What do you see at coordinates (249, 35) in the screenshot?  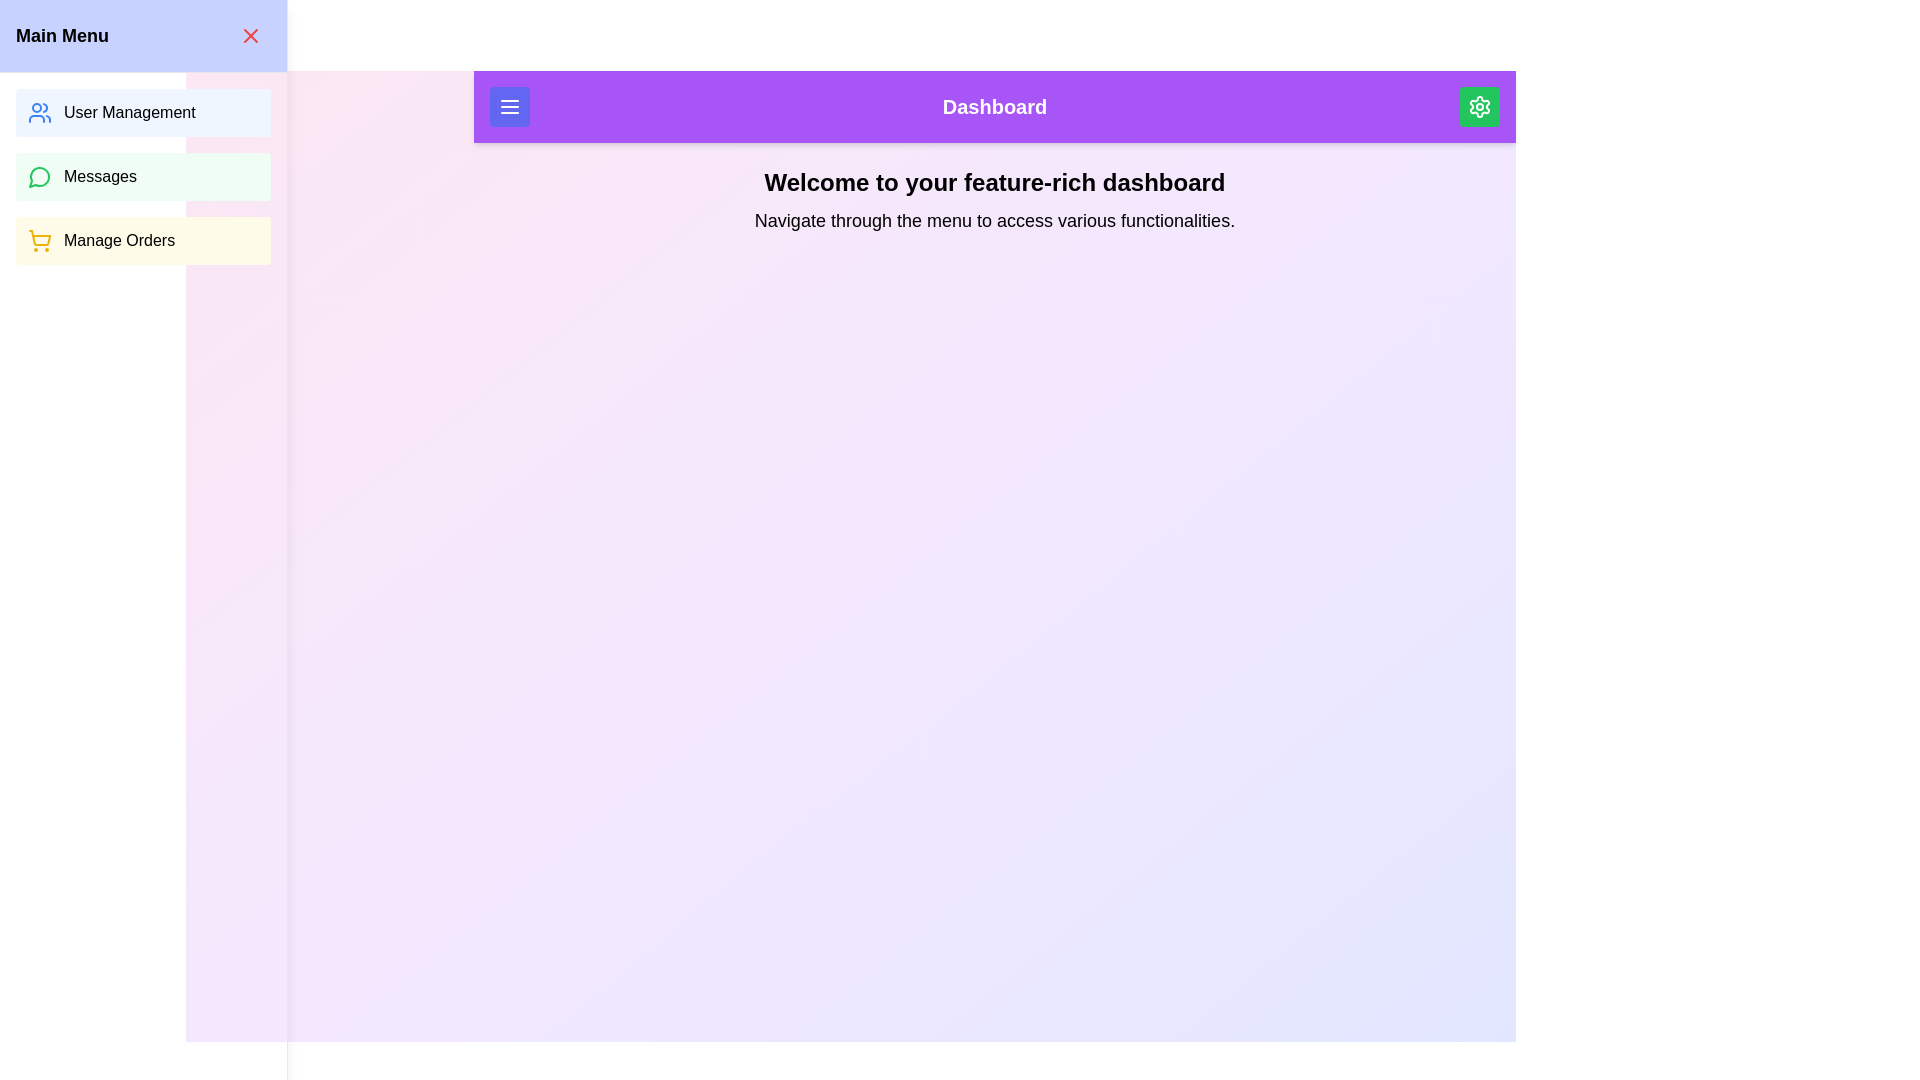 I see `the button located at the top-right corner of the 'Main Menu' header` at bounding box center [249, 35].